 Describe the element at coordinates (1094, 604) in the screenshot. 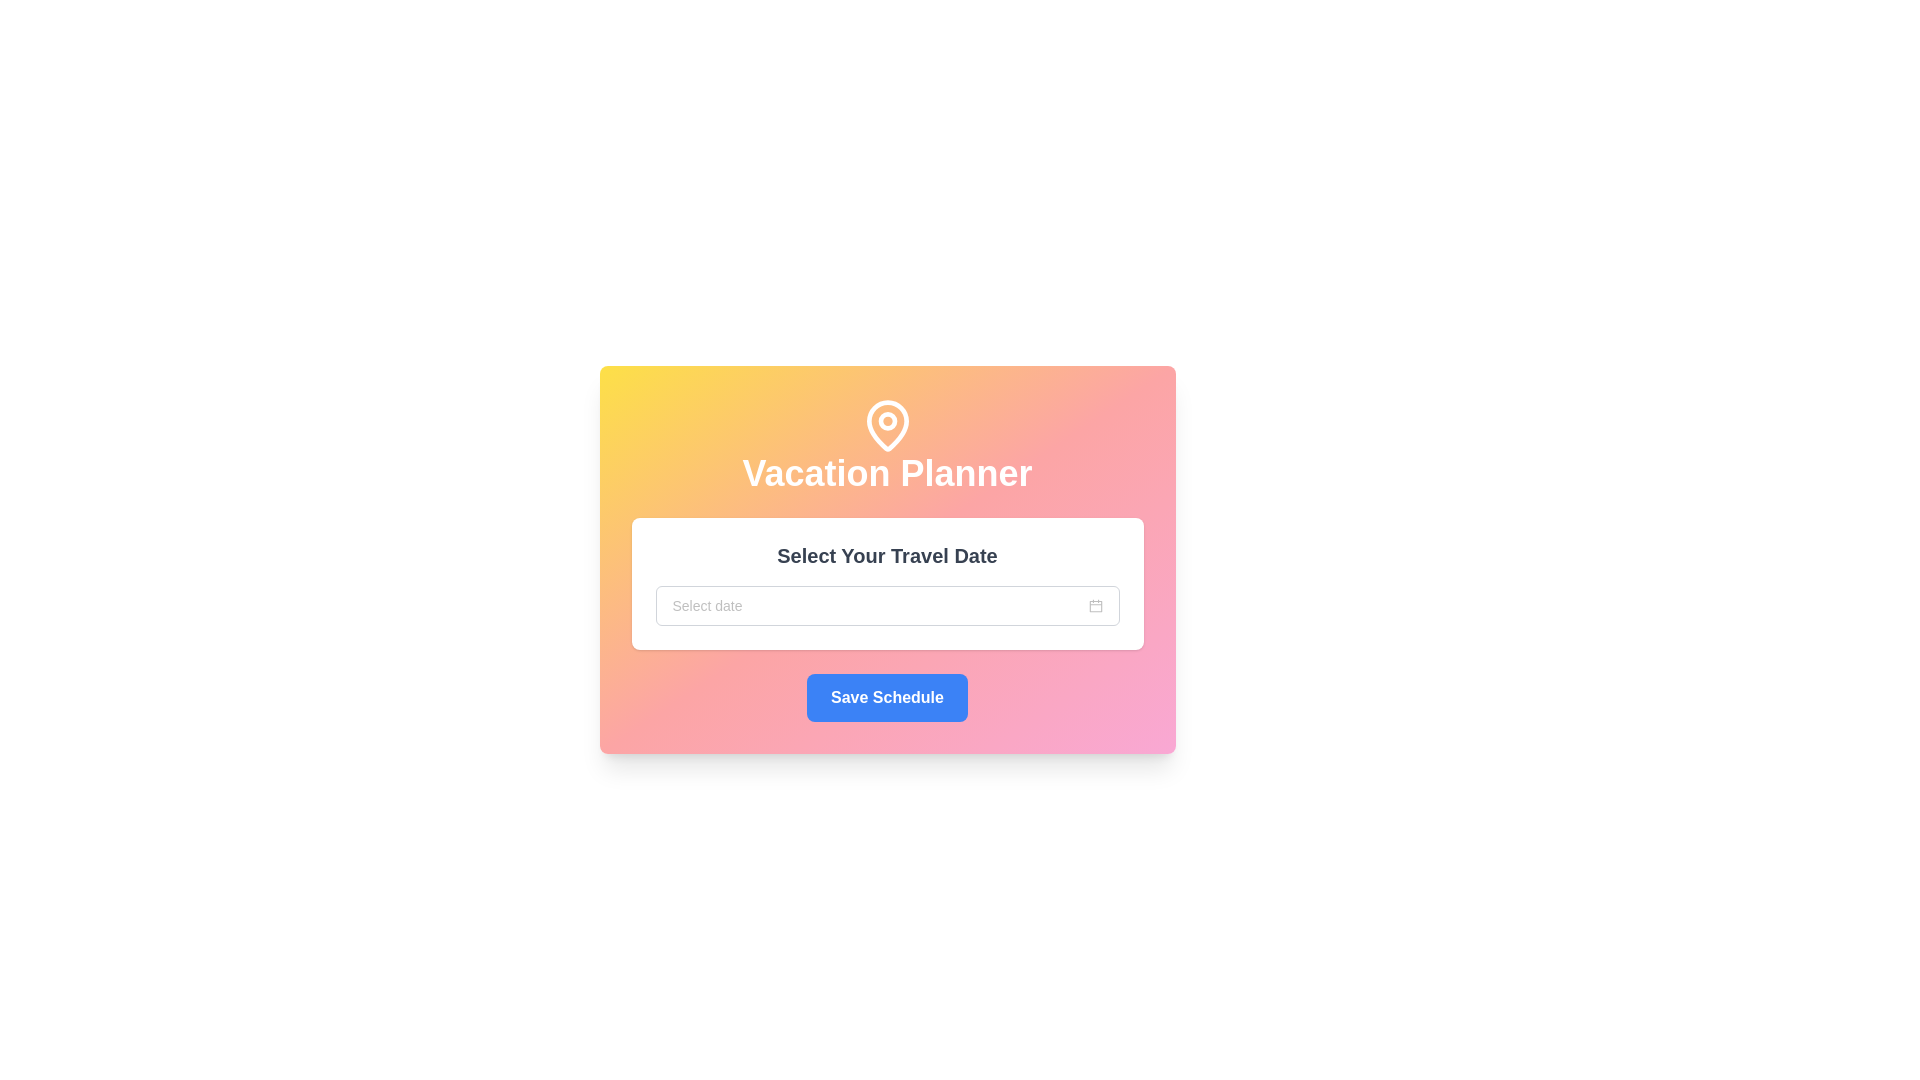

I see `the calendar icon button located at the far-right edge of the 'Select date' input field` at that location.